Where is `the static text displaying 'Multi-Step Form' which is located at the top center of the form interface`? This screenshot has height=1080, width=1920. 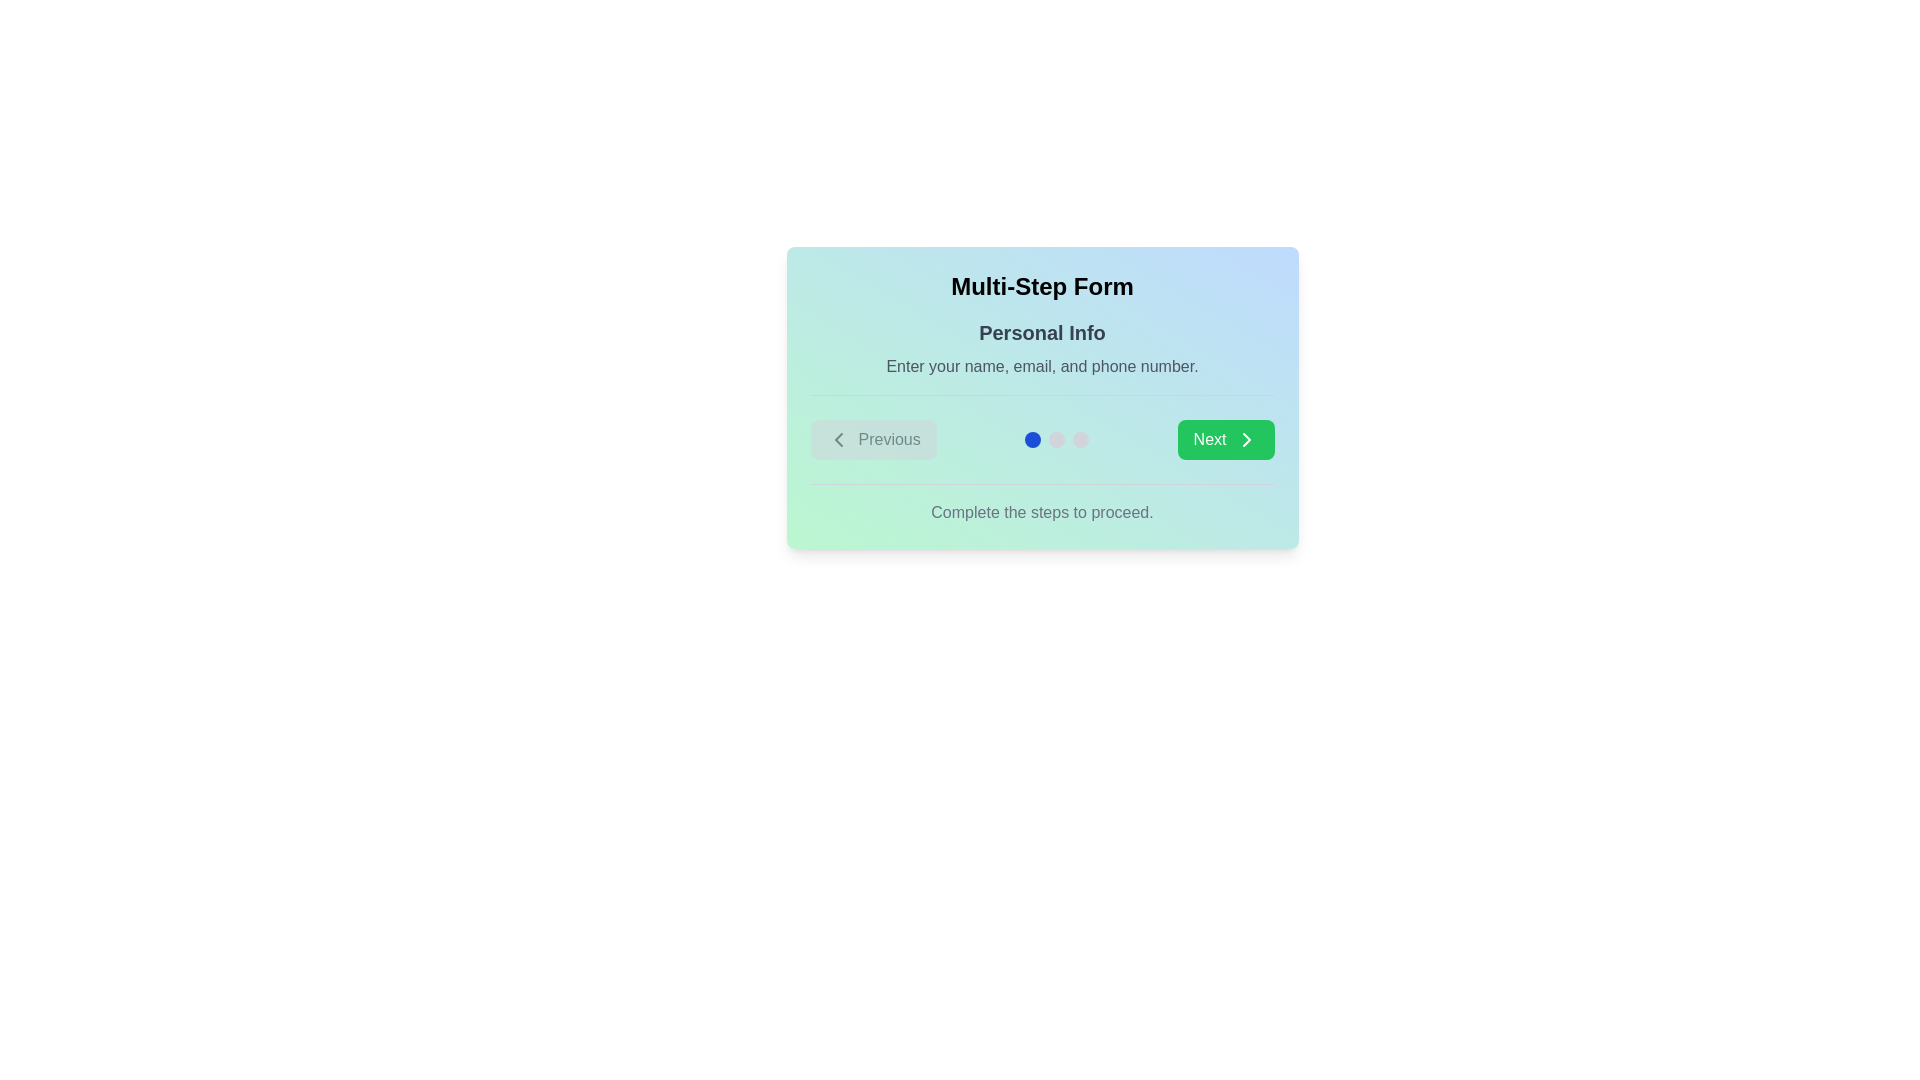
the static text displaying 'Multi-Step Form' which is located at the top center of the form interface is located at coordinates (1041, 286).